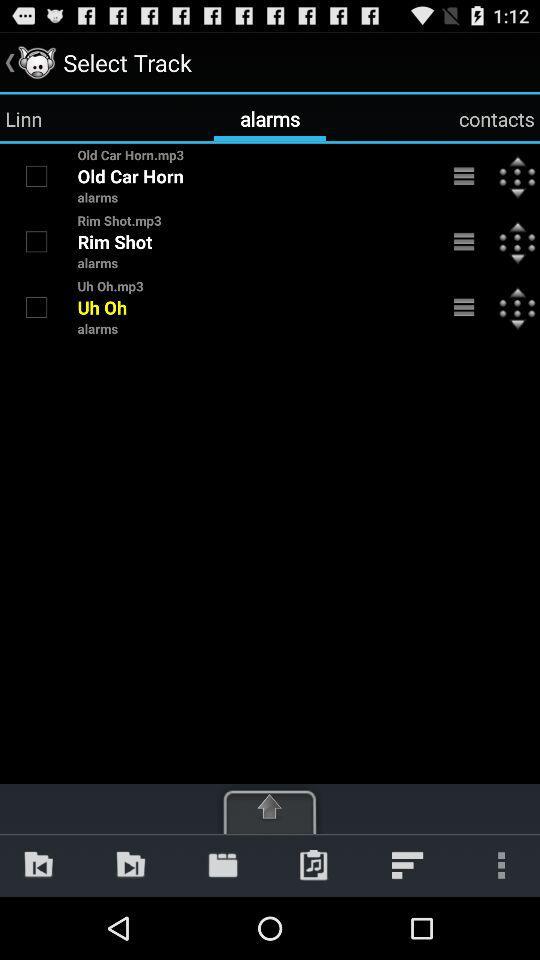 Image resolution: width=540 pixels, height=960 pixels. I want to click on the 2nd menu bar icon, so click(464, 241).